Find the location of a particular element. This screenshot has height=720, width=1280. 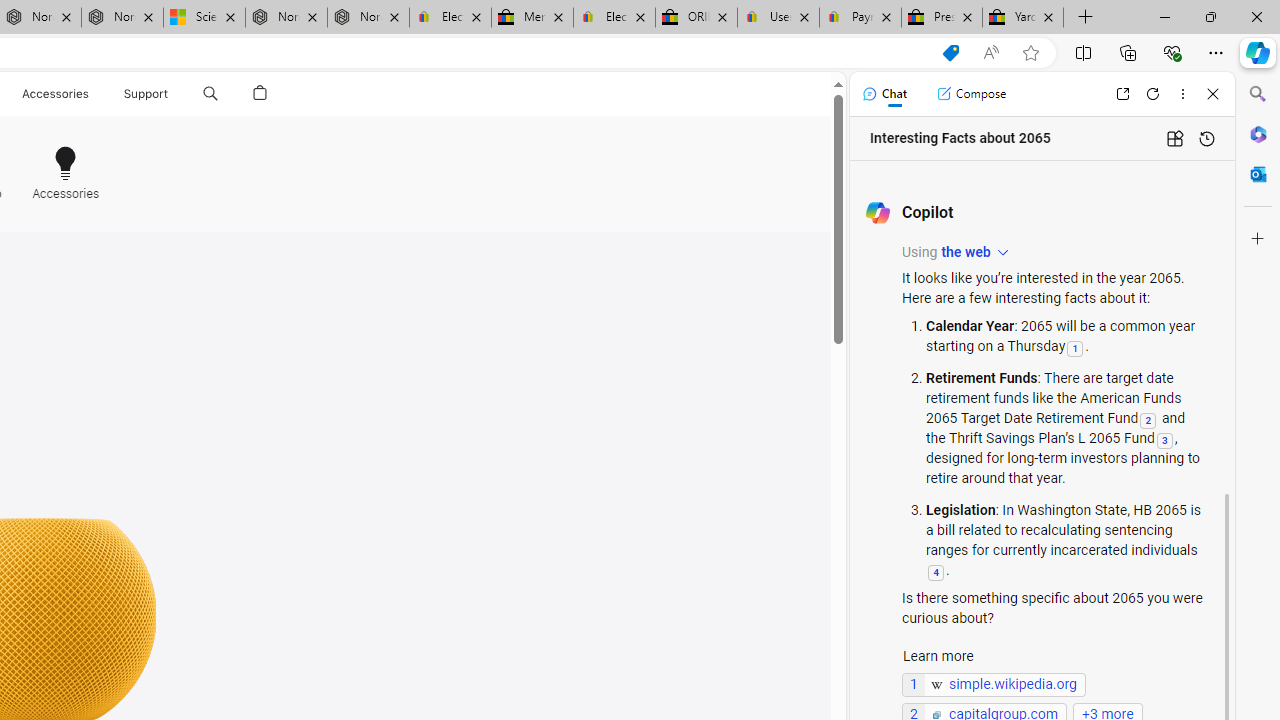

'AutomationID: globalnav-bag' is located at coordinates (259, 93).